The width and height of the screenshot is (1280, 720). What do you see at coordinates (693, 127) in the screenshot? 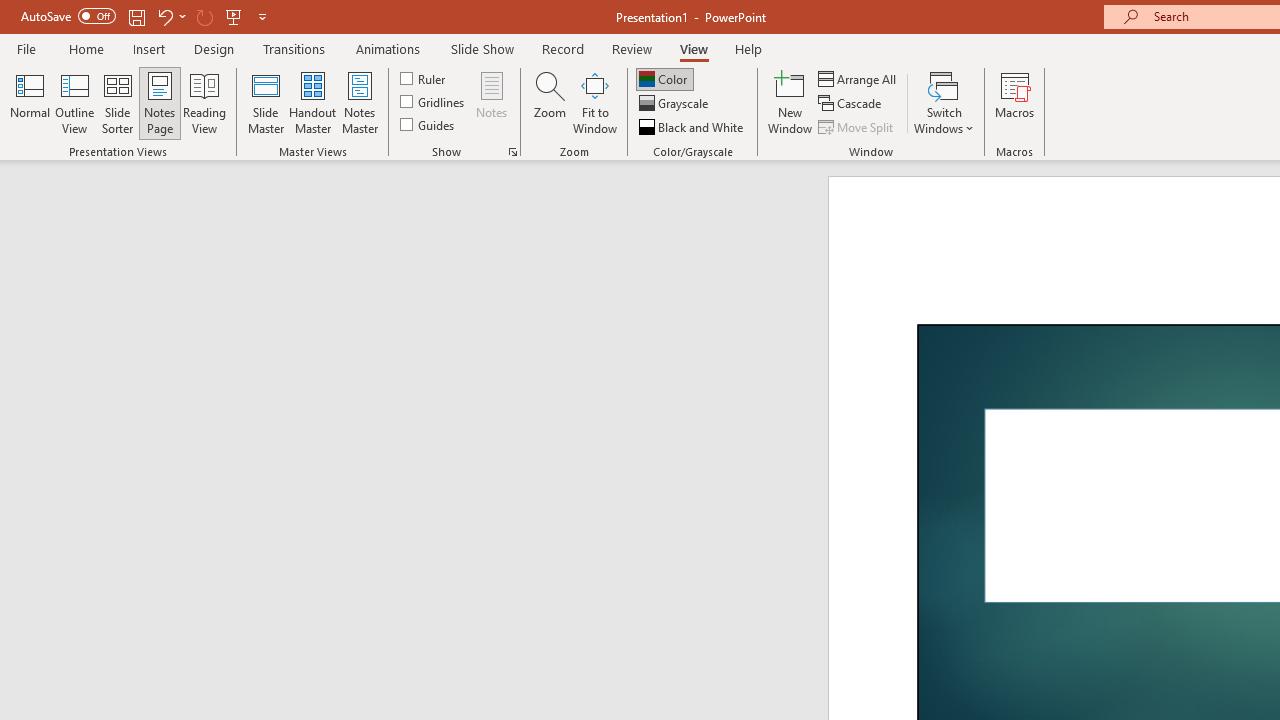
I see `'Black and White'` at bounding box center [693, 127].